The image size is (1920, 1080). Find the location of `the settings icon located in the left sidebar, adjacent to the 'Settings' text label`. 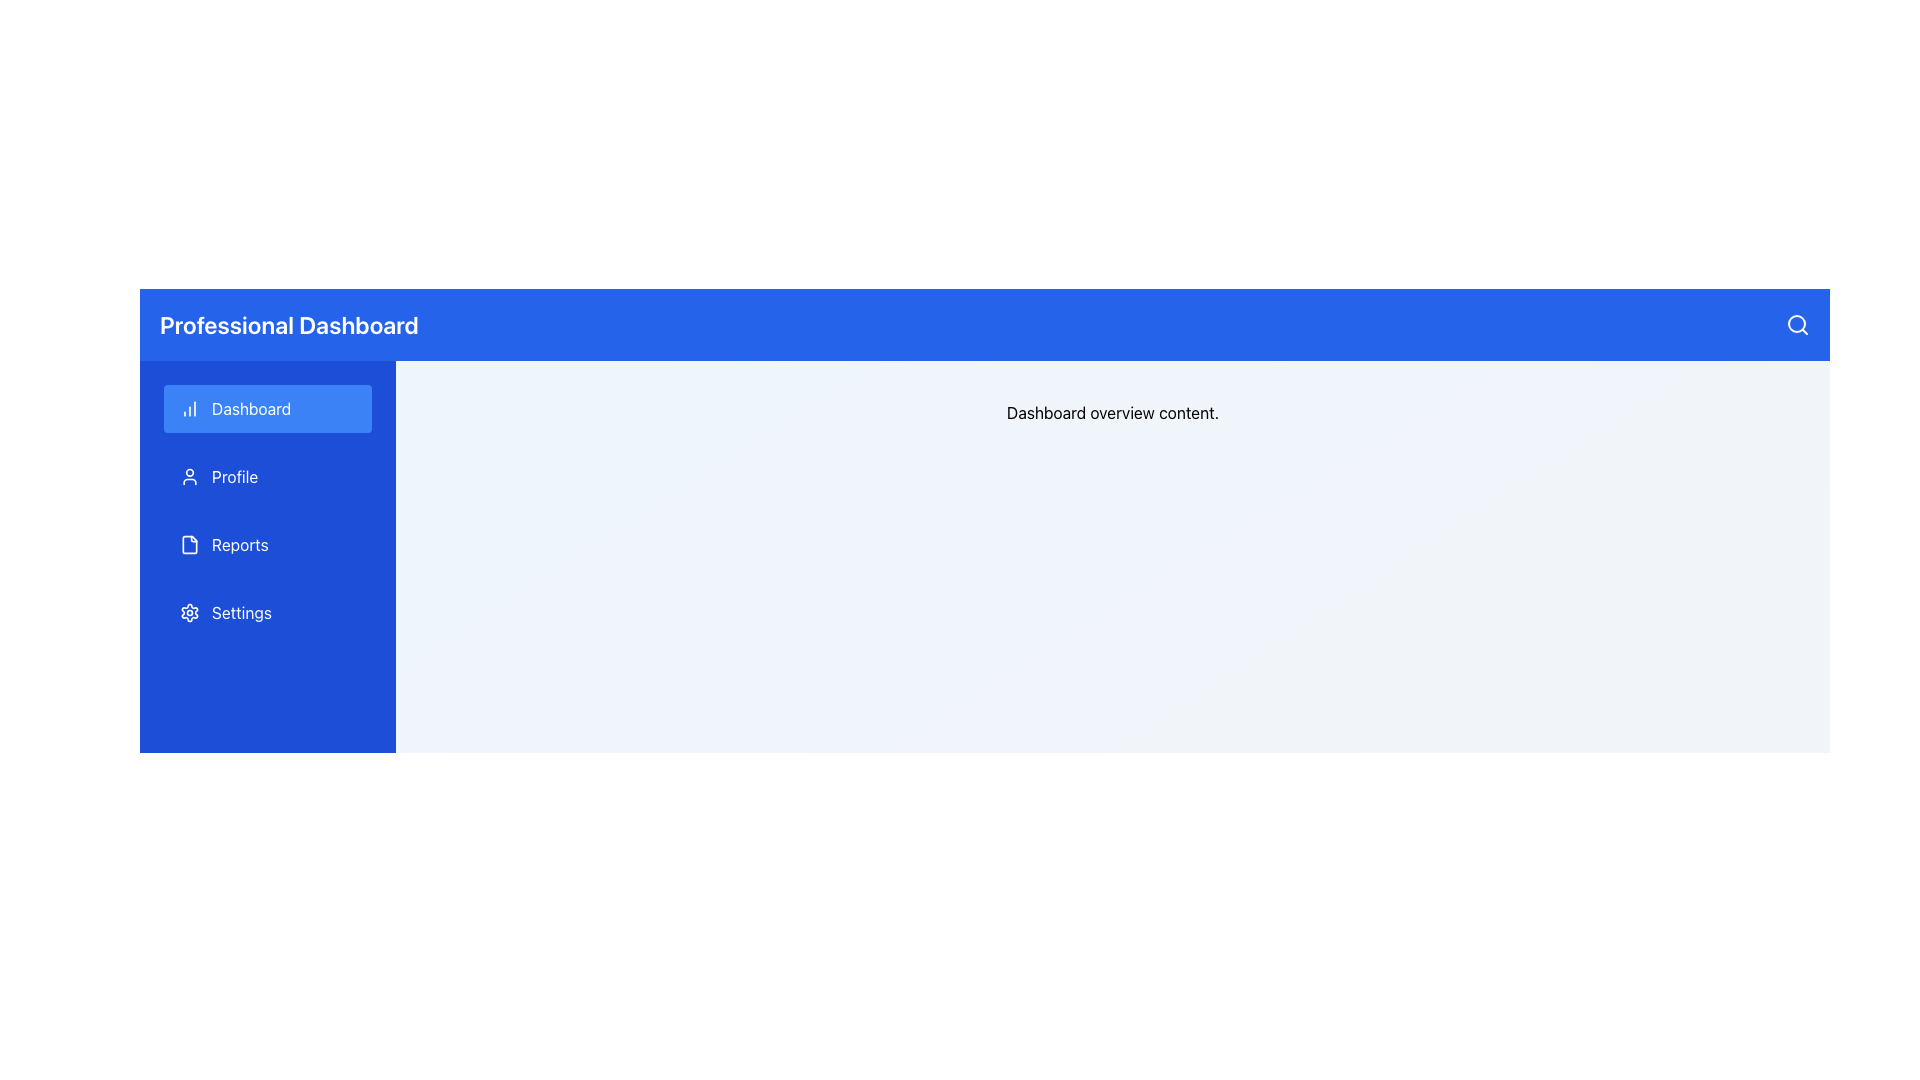

the settings icon located in the left sidebar, adjacent to the 'Settings' text label is located at coordinates (190, 612).